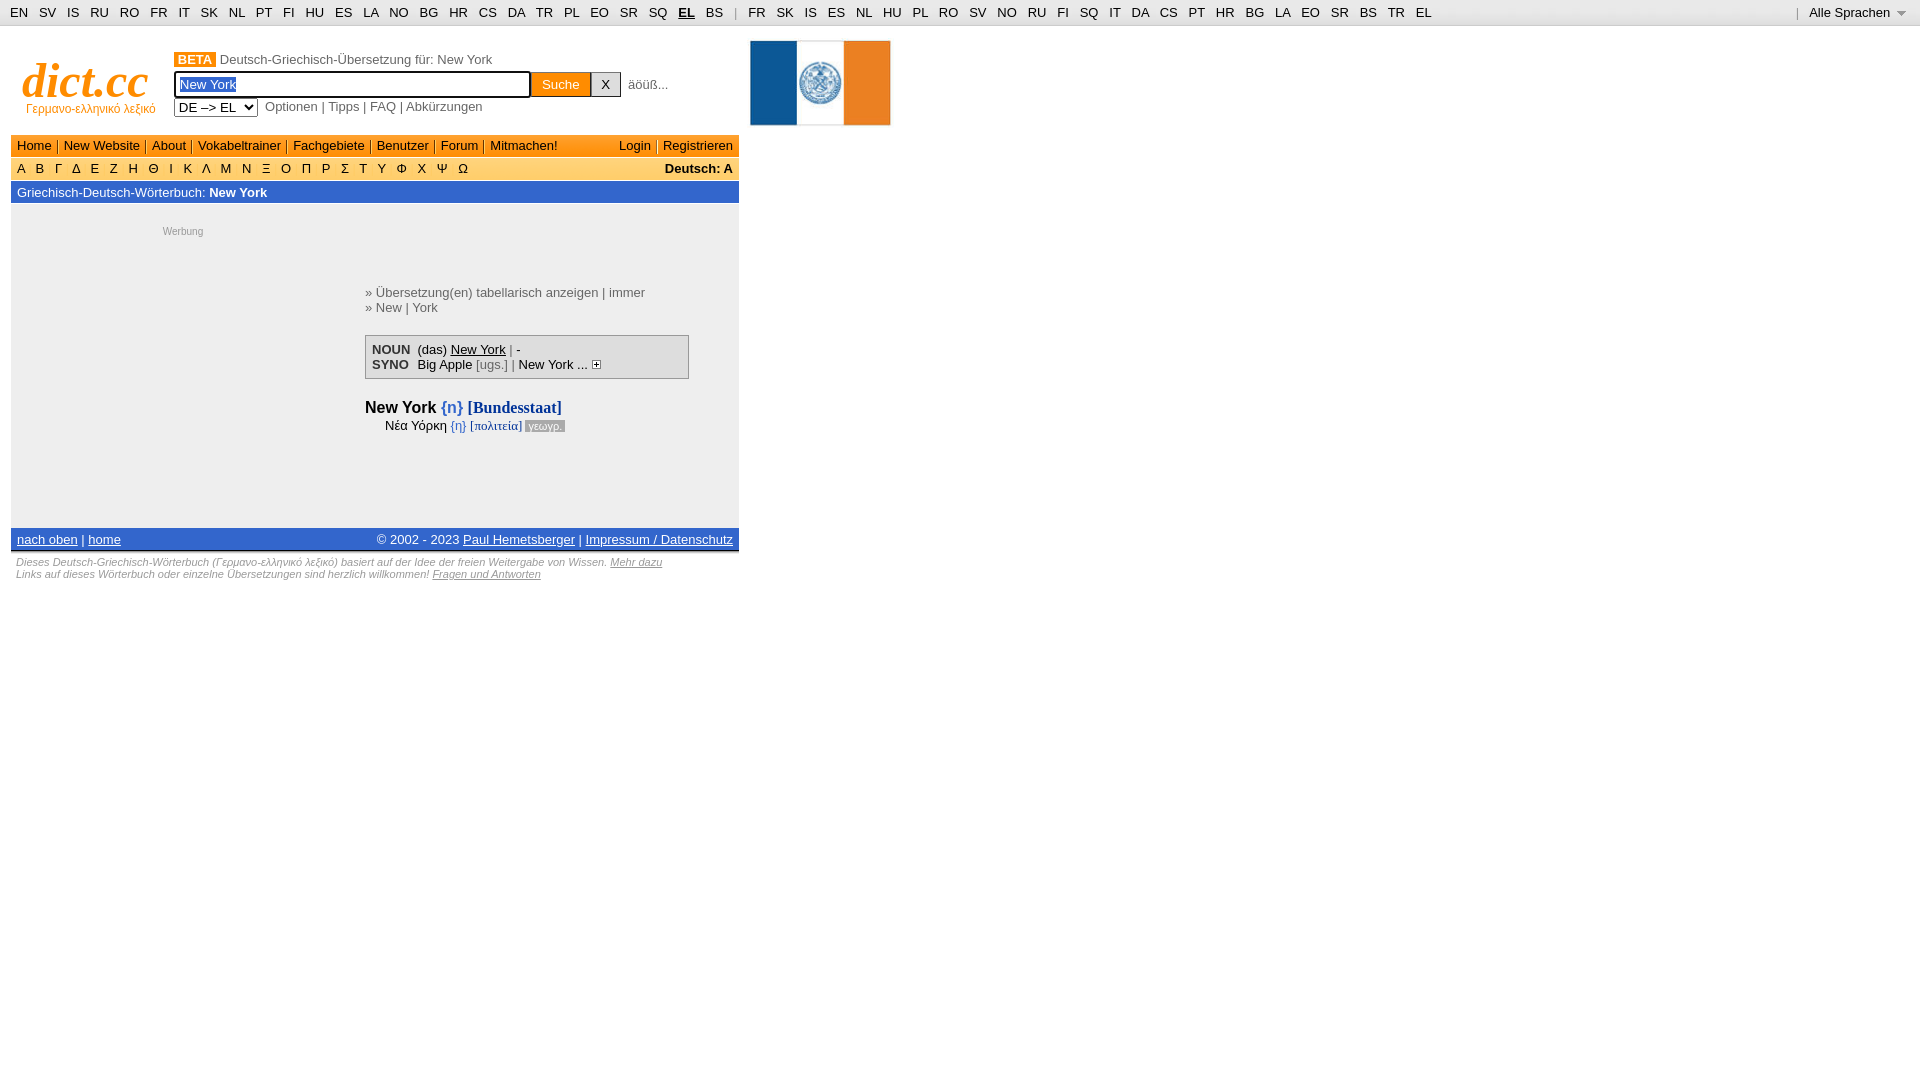 This screenshot has width=1920, height=1080. Describe the element at coordinates (1027, 12) in the screenshot. I see `'RU'` at that location.